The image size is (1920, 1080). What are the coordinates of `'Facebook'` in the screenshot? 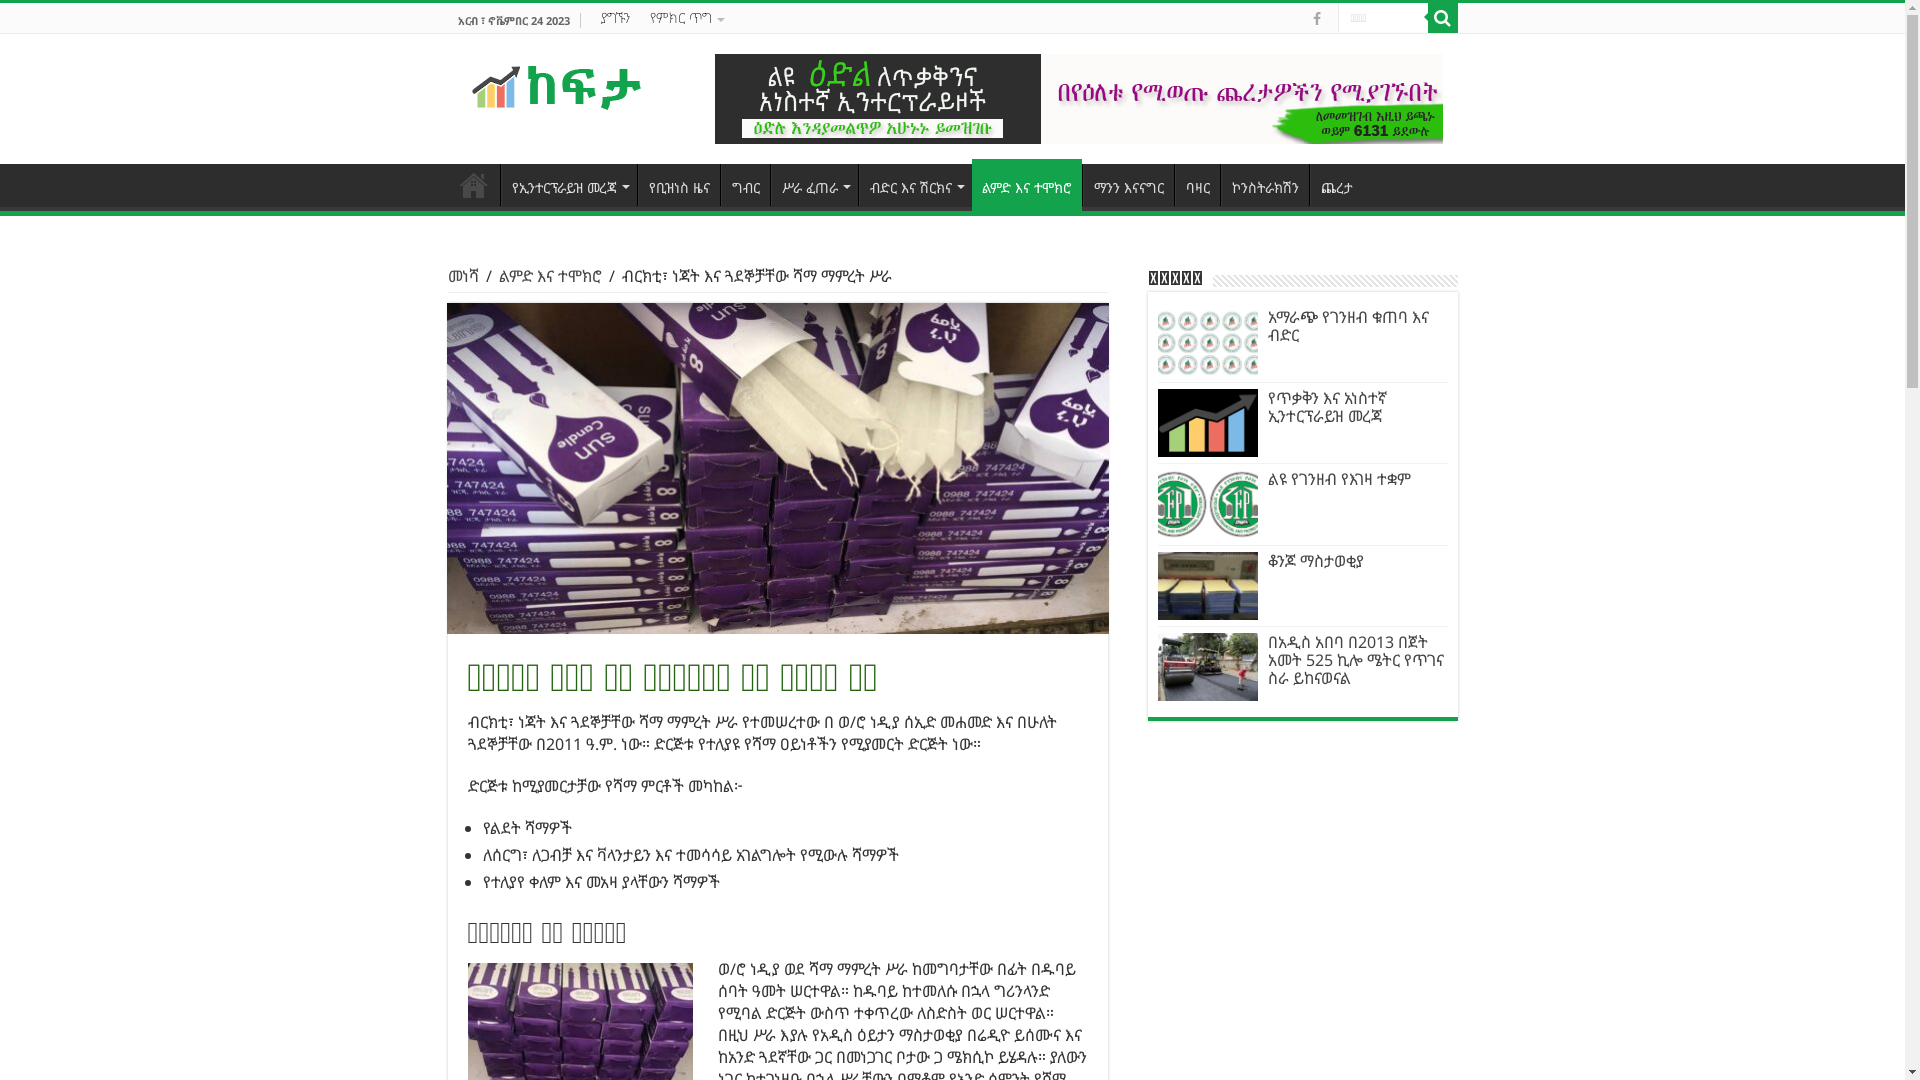 It's located at (1315, 19).